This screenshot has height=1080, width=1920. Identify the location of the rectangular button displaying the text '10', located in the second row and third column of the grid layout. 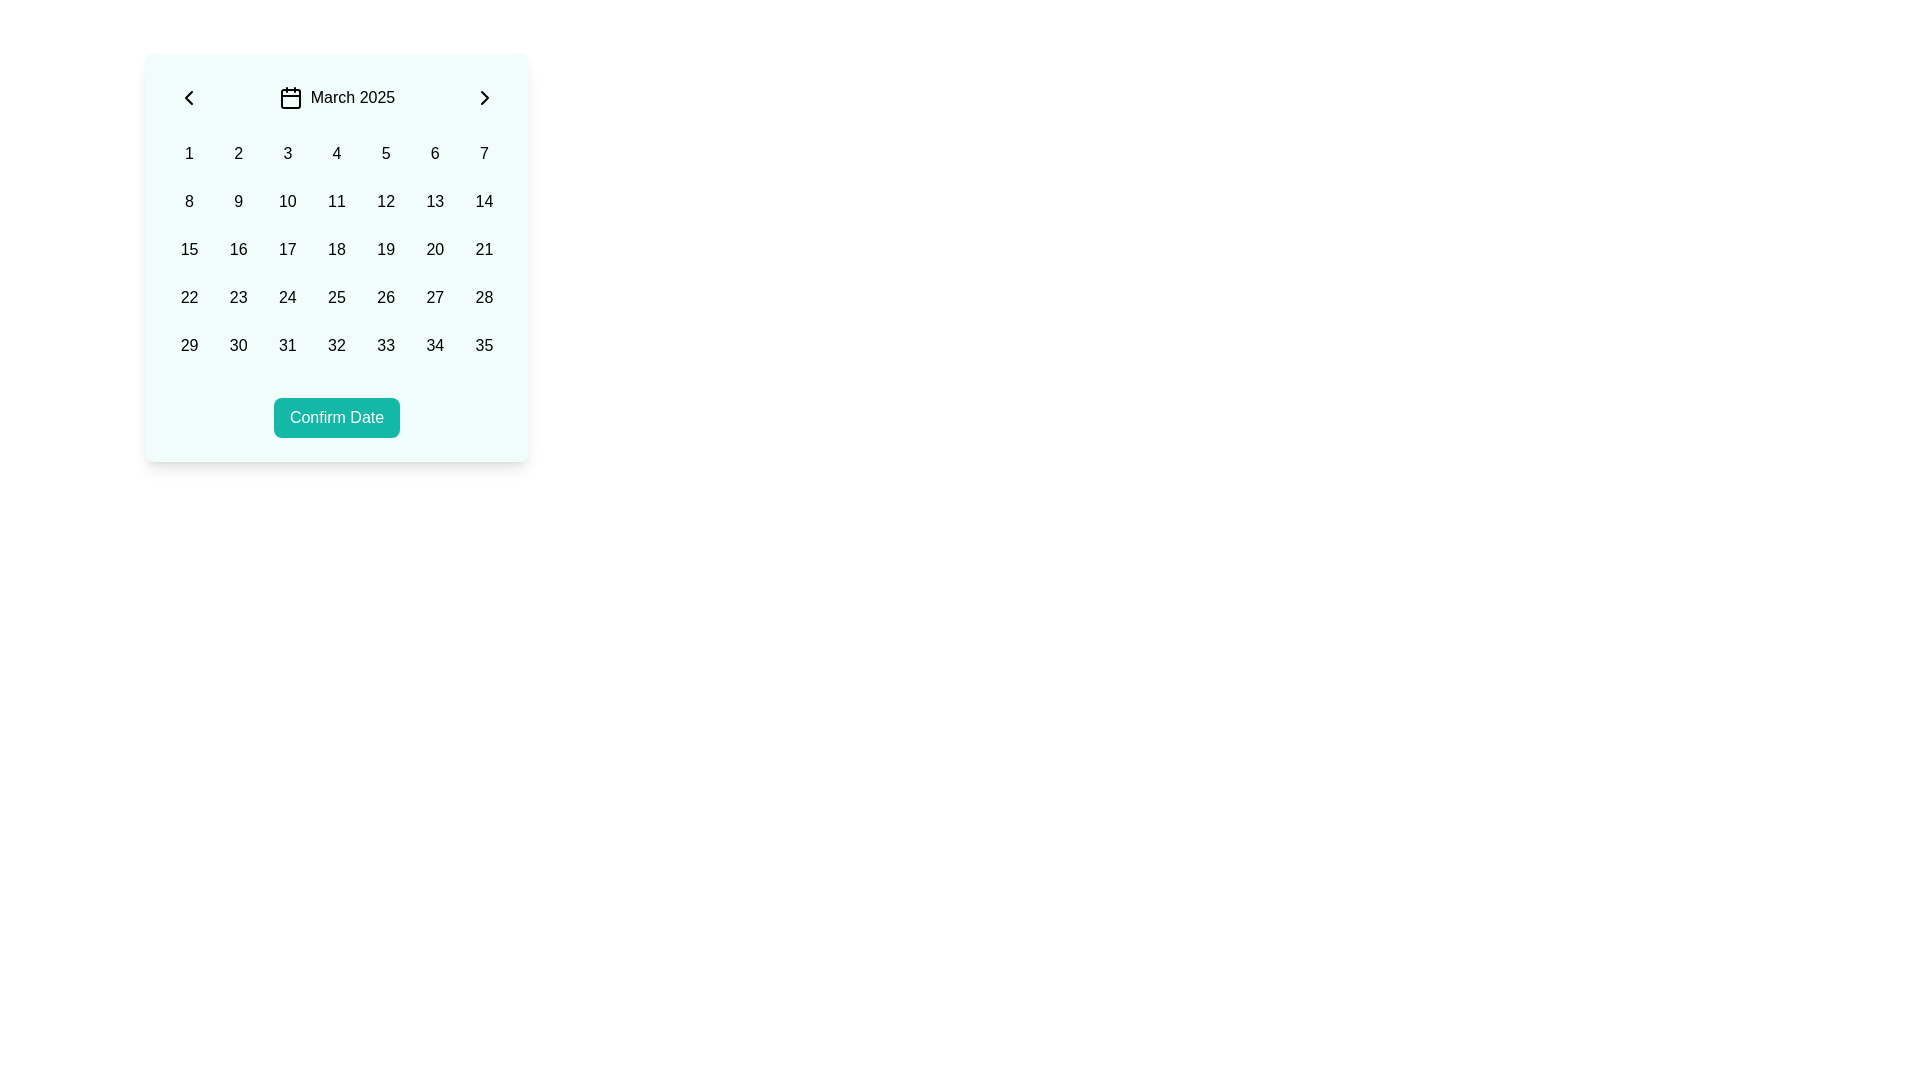
(286, 201).